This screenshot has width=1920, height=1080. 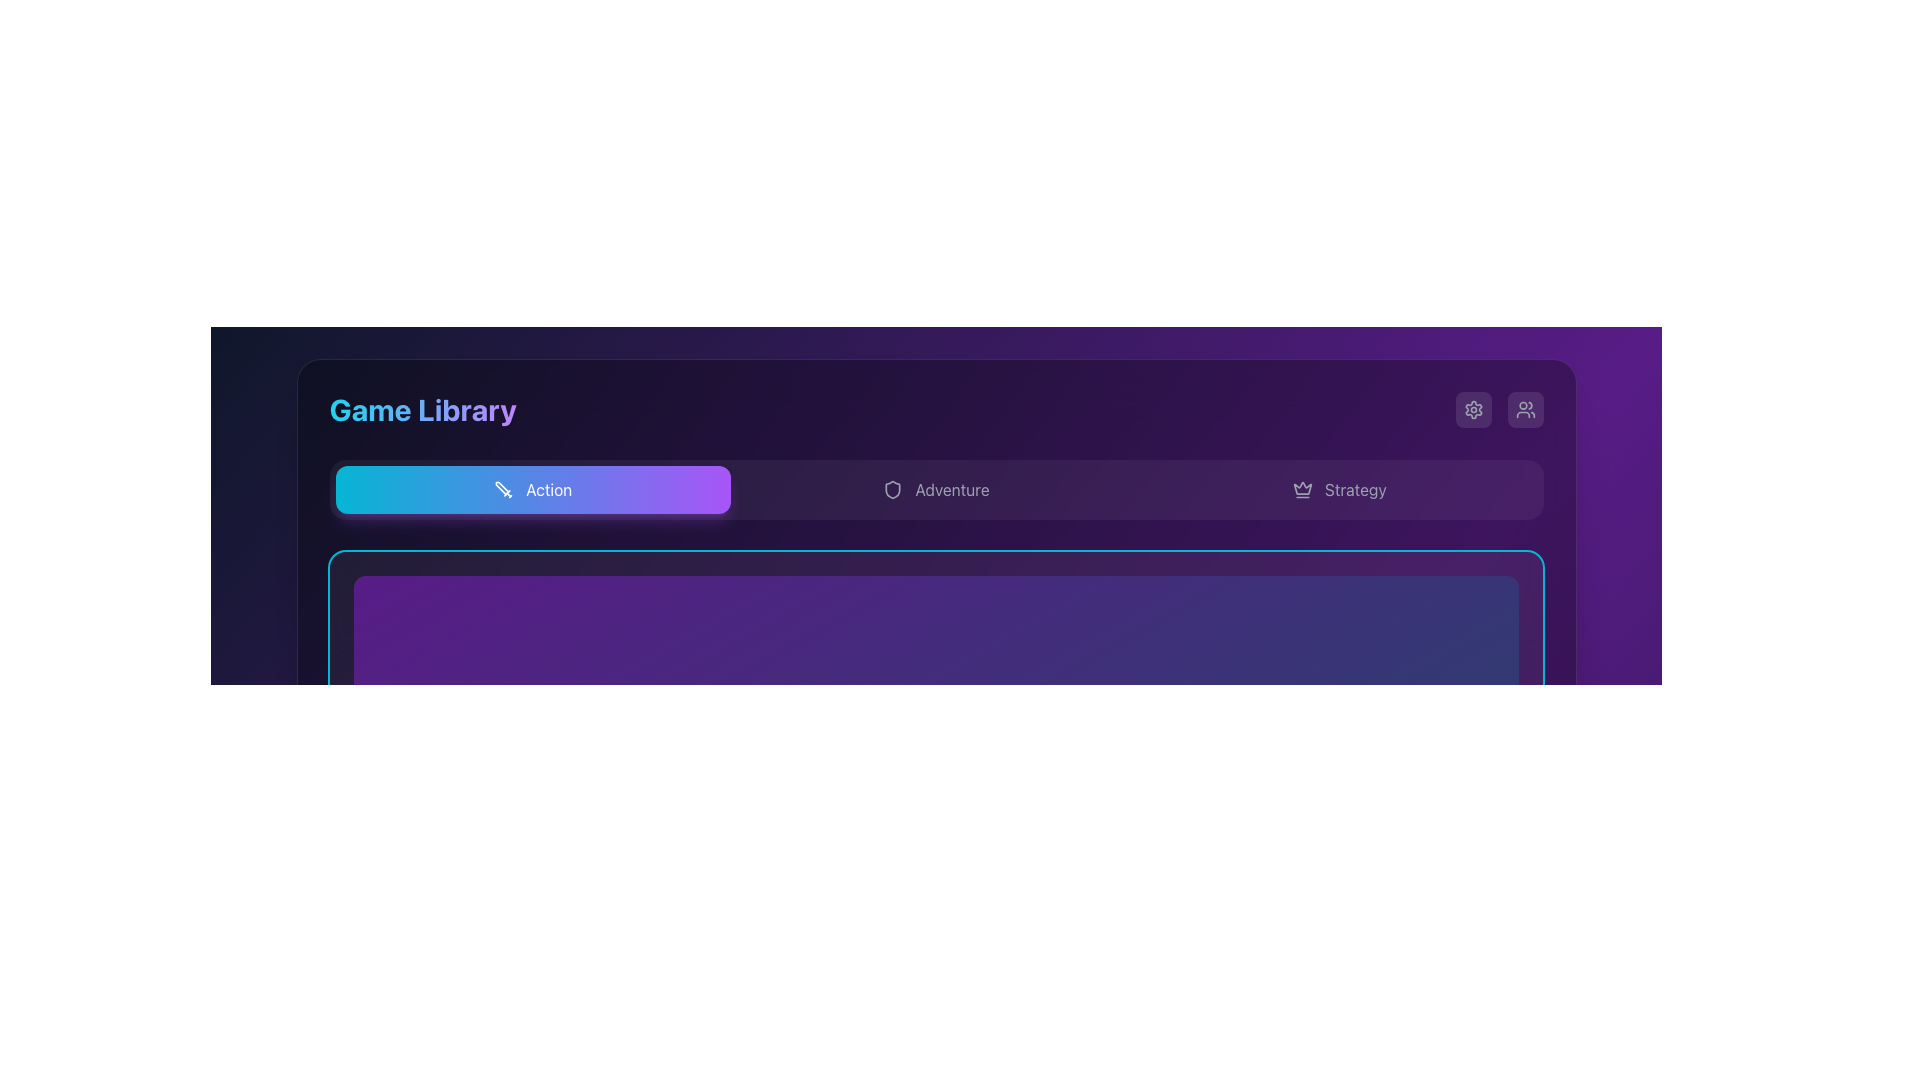 What do you see at coordinates (1339, 489) in the screenshot?
I see `the 'Strategy' button, which is the rightmost button with a purple background and a crown icon` at bounding box center [1339, 489].